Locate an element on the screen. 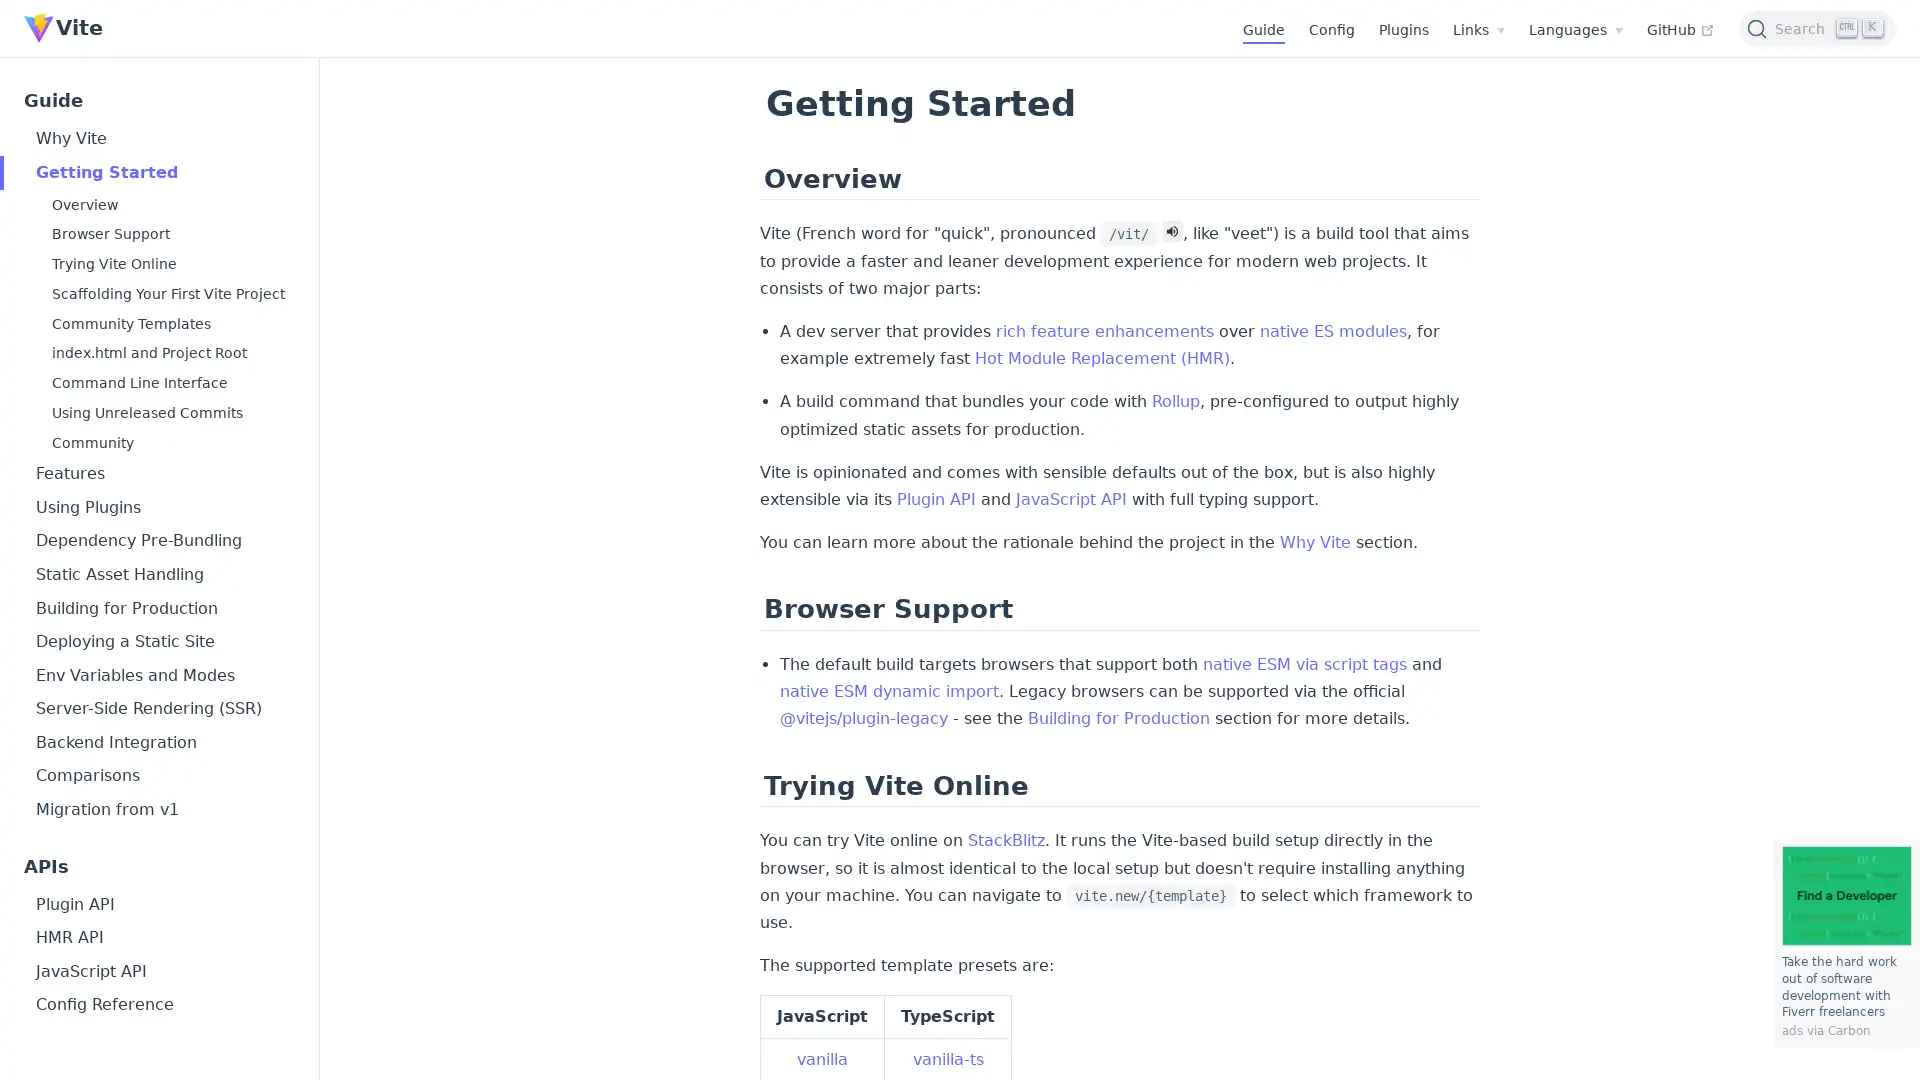  Search is located at coordinates (1817, 27).